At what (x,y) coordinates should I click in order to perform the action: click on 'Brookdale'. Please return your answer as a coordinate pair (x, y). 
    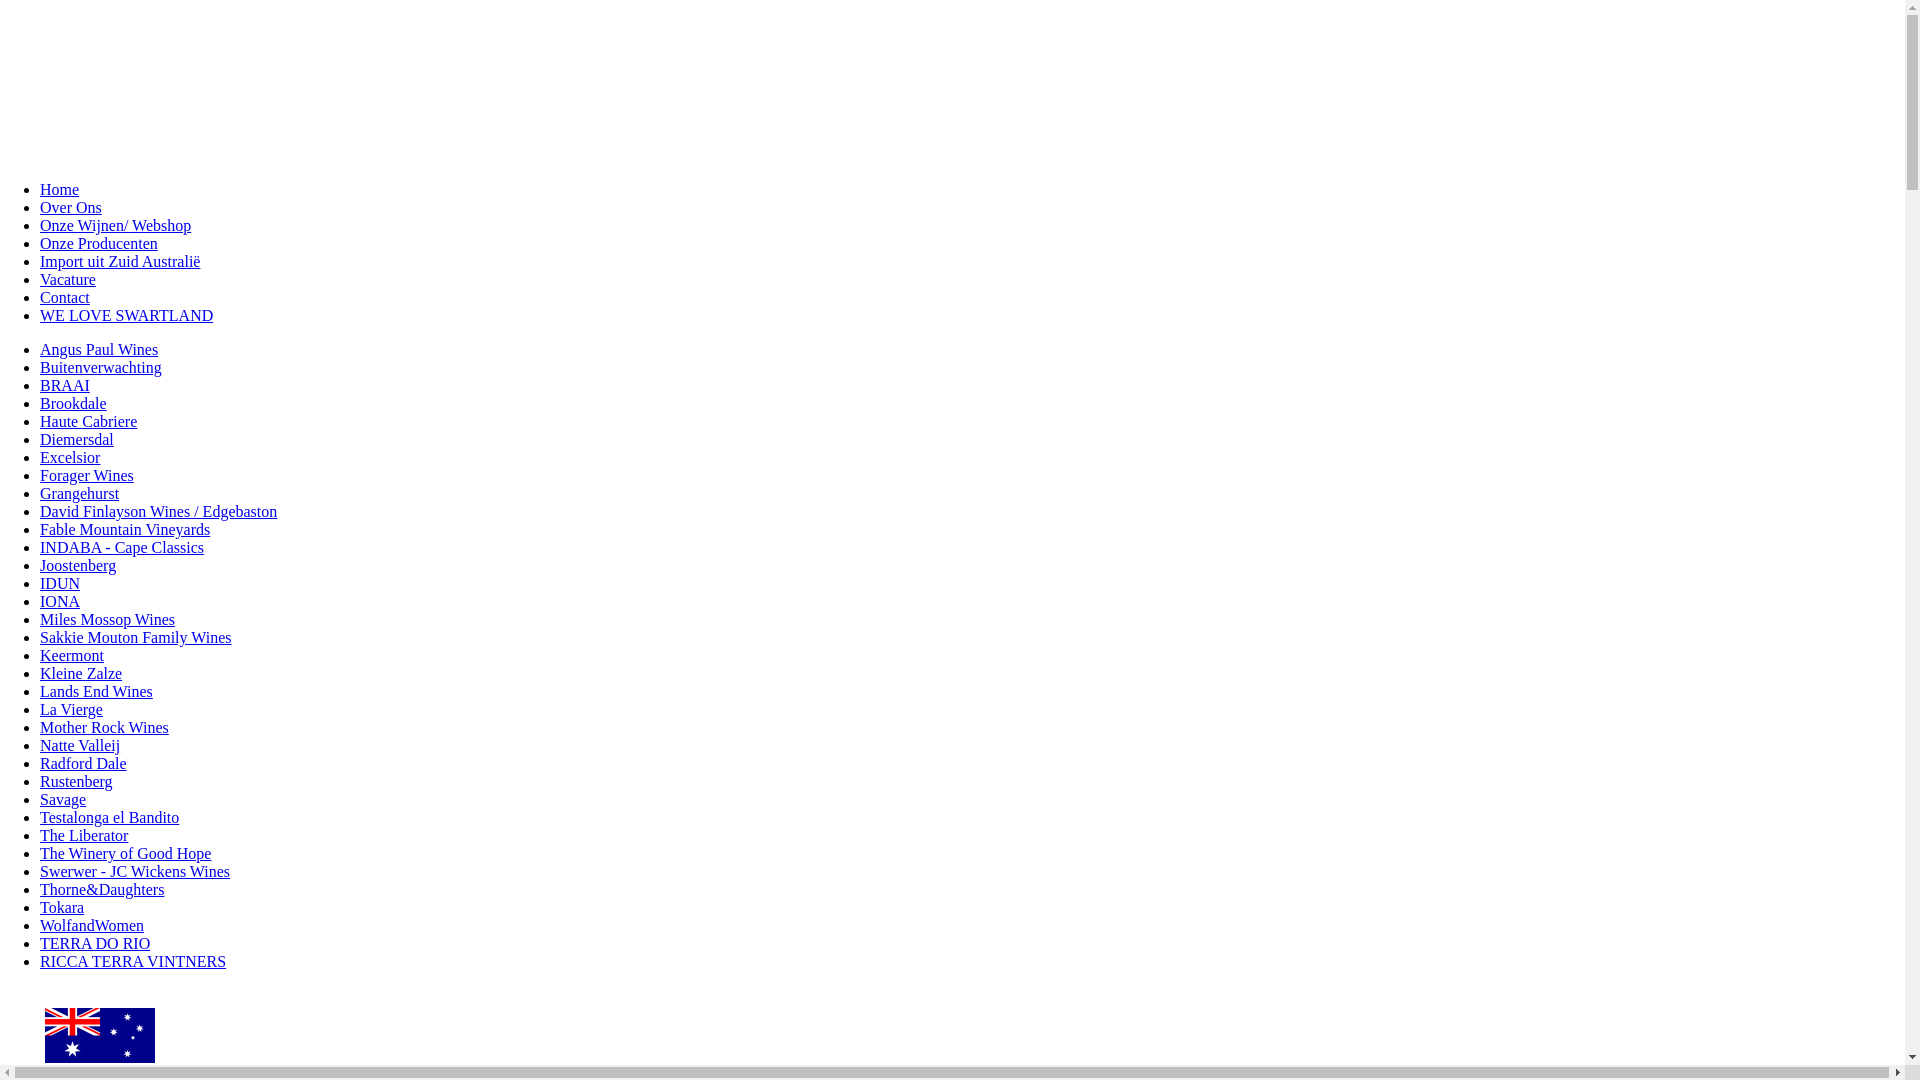
    Looking at the image, I should click on (73, 403).